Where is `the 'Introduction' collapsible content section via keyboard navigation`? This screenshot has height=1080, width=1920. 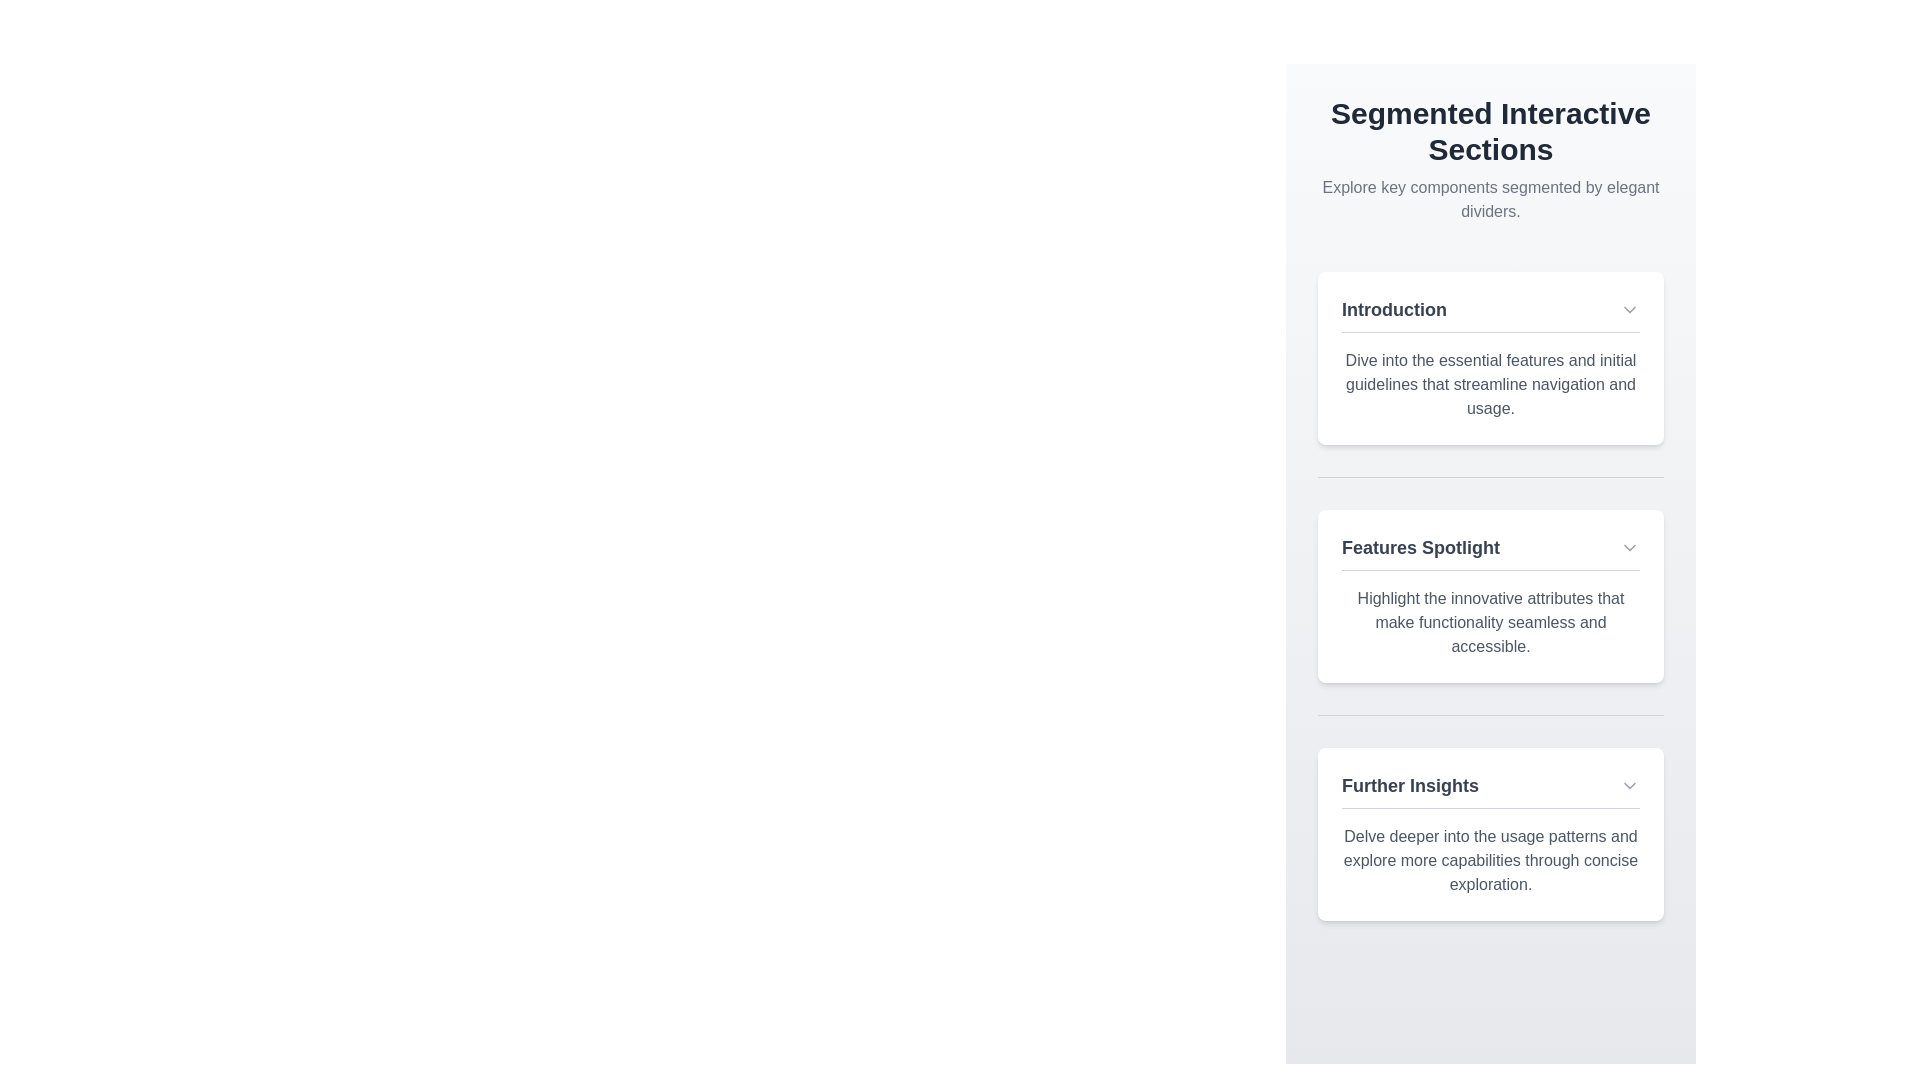 the 'Introduction' collapsible content section via keyboard navigation is located at coordinates (1491, 357).